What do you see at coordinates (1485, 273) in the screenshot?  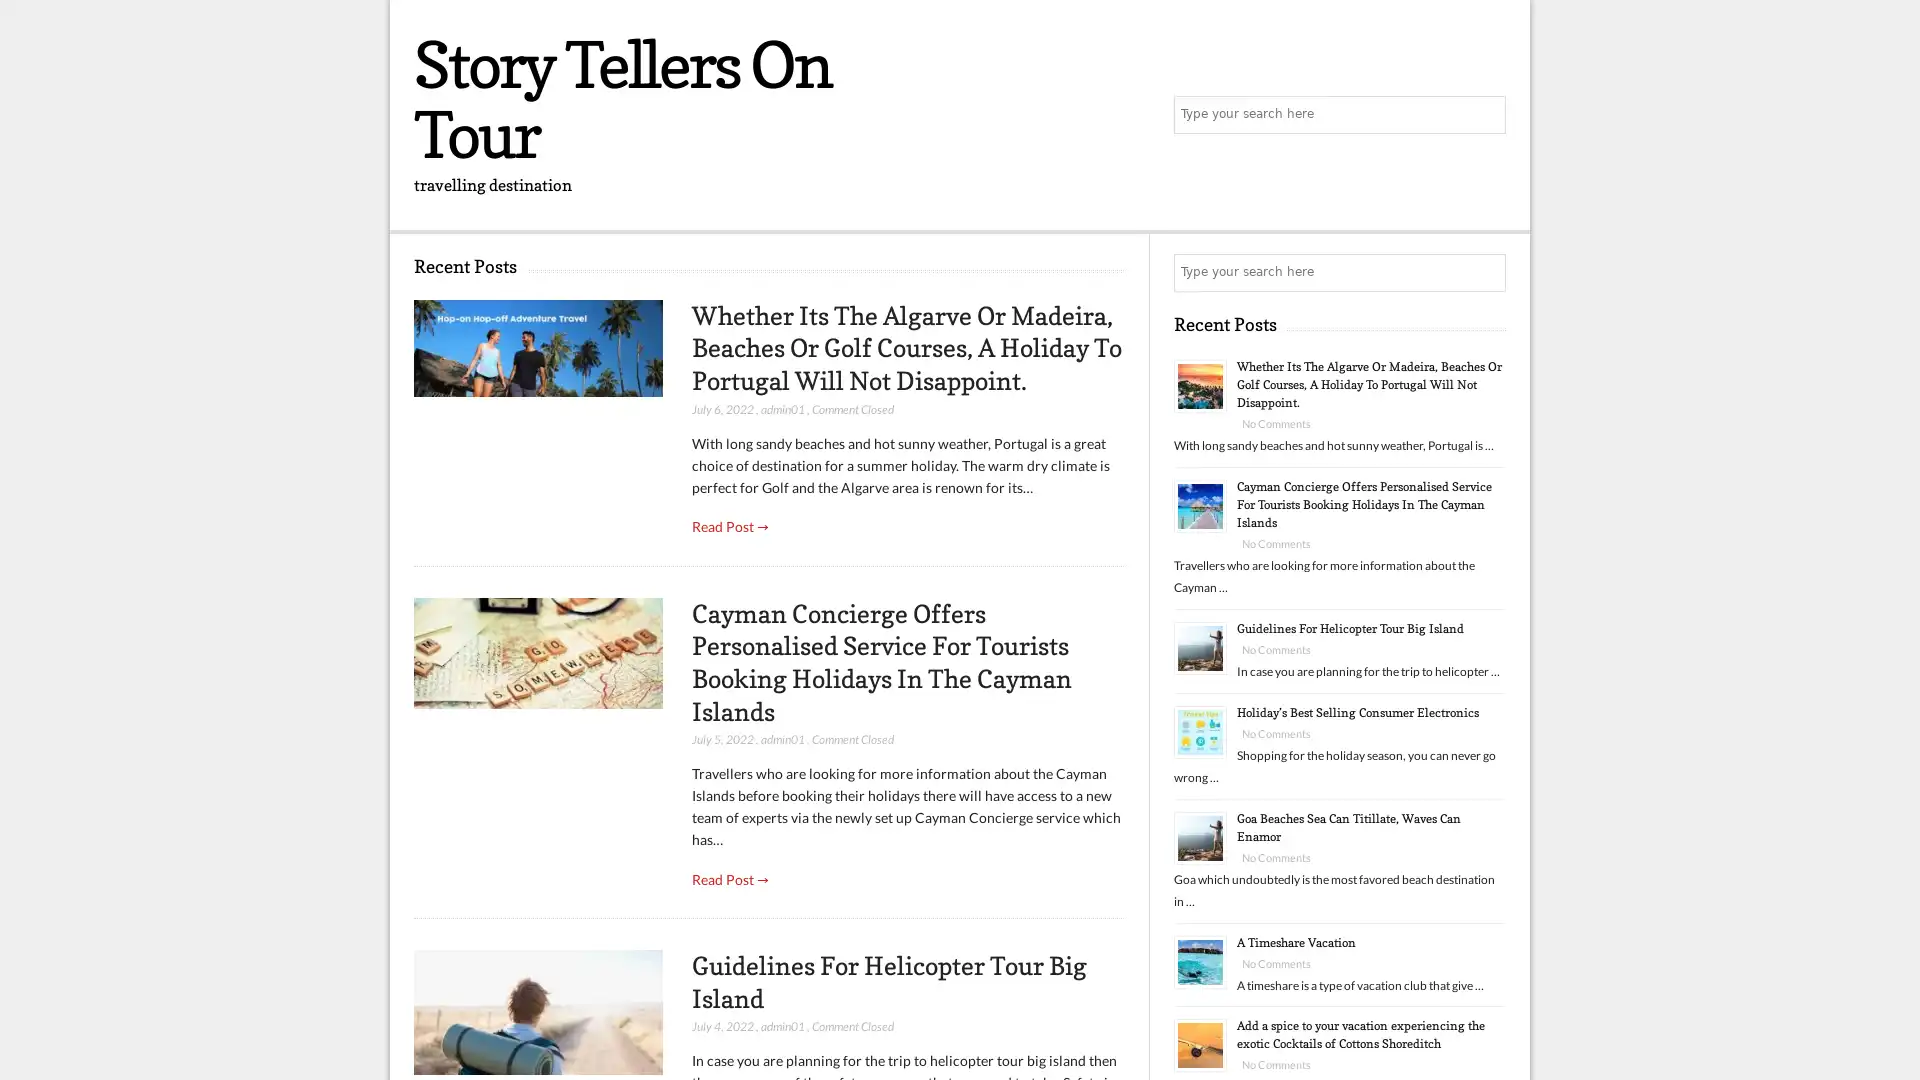 I see `Search` at bounding box center [1485, 273].